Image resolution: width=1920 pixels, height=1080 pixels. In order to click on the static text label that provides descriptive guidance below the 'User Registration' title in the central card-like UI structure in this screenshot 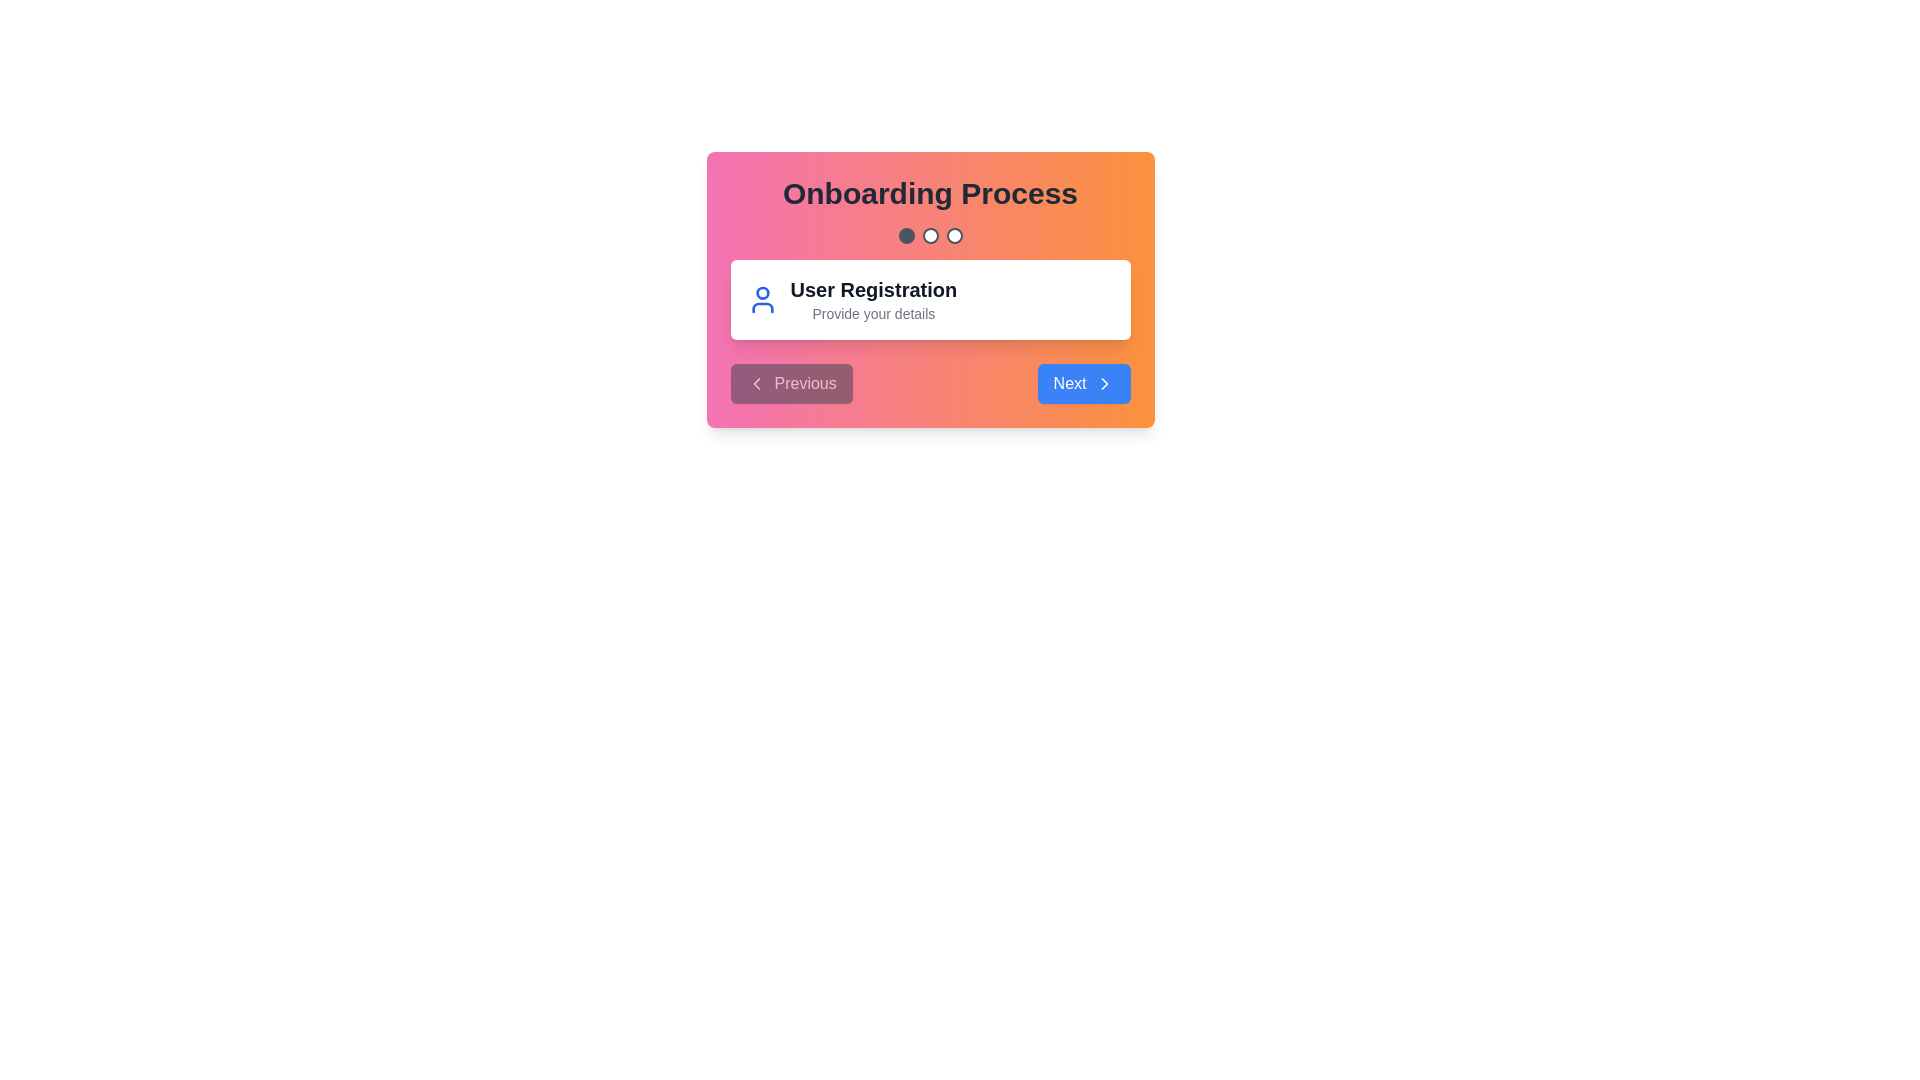, I will do `click(873, 313)`.